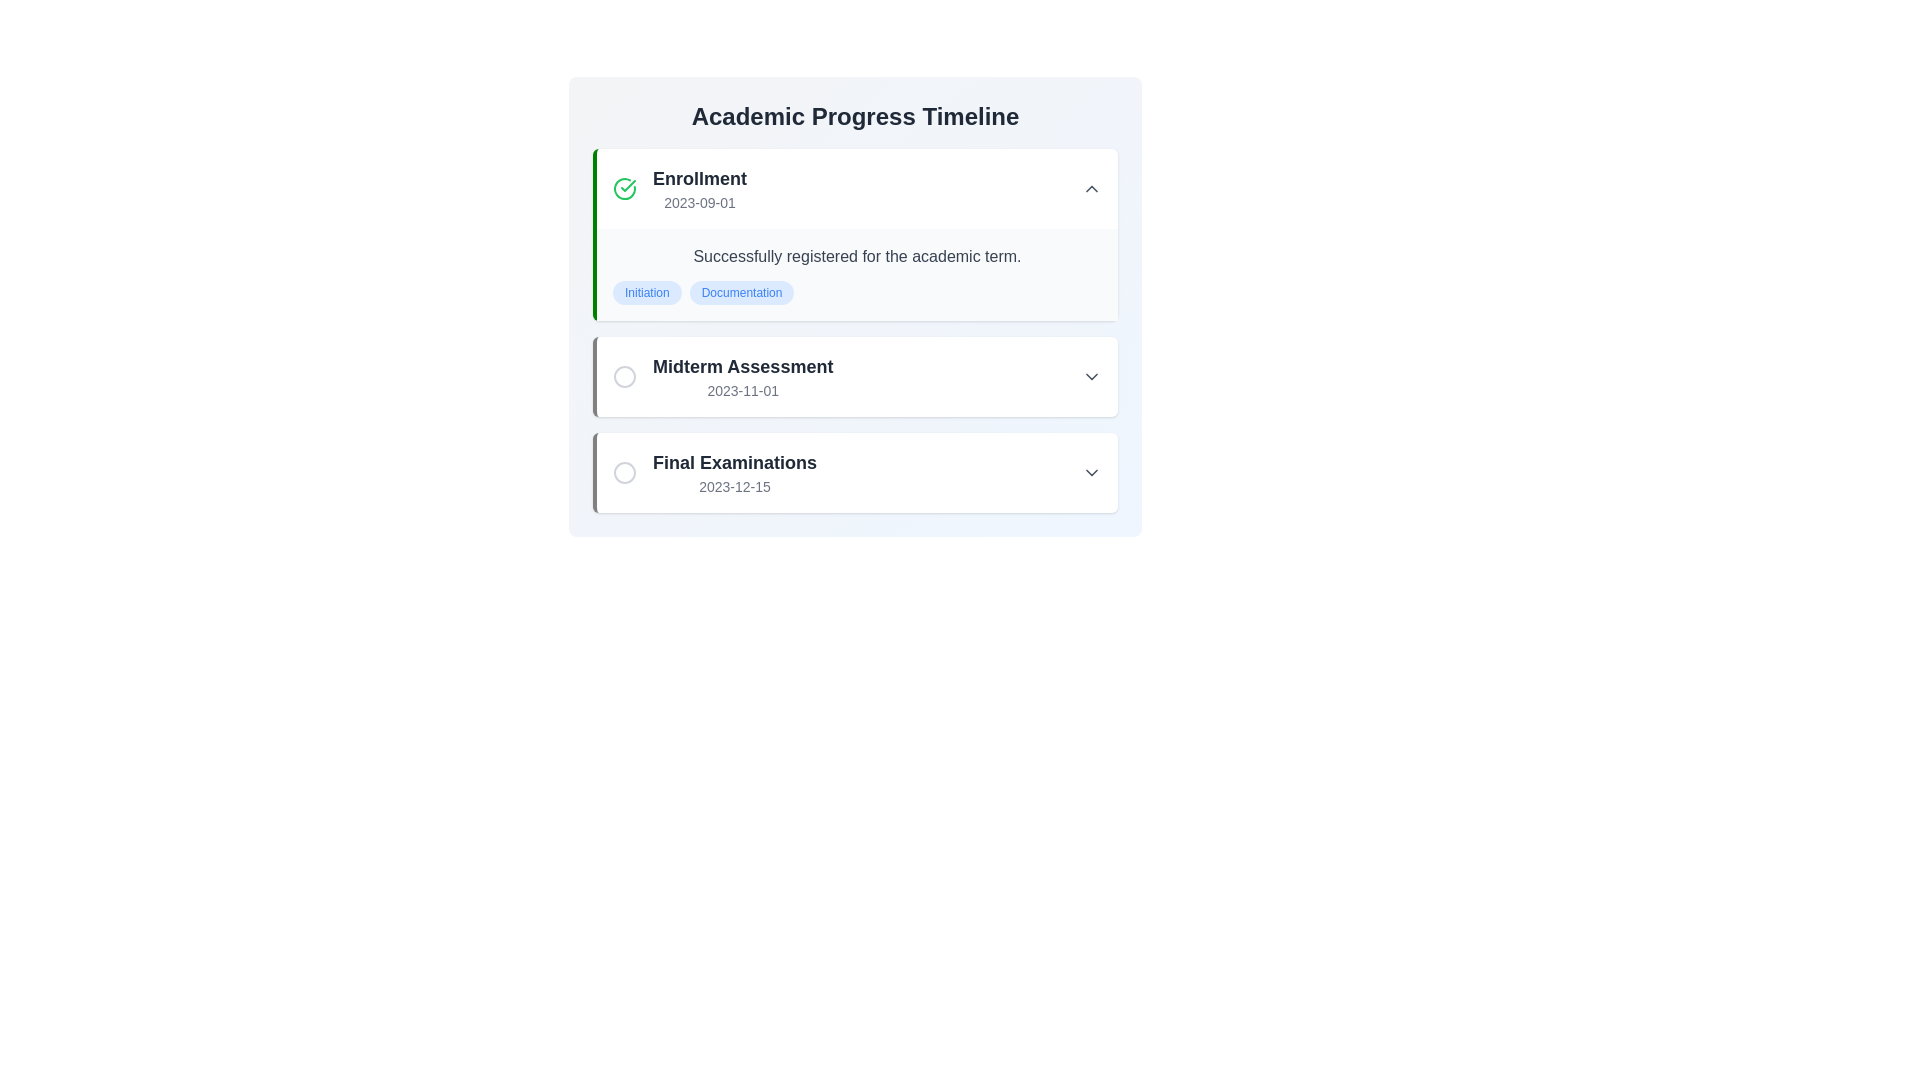 This screenshot has width=1920, height=1080. Describe the element at coordinates (733, 486) in the screenshot. I see `the static text displaying the date '2023-12-15' located below the title 'Final Examinations' in the academic progress timeline` at that location.